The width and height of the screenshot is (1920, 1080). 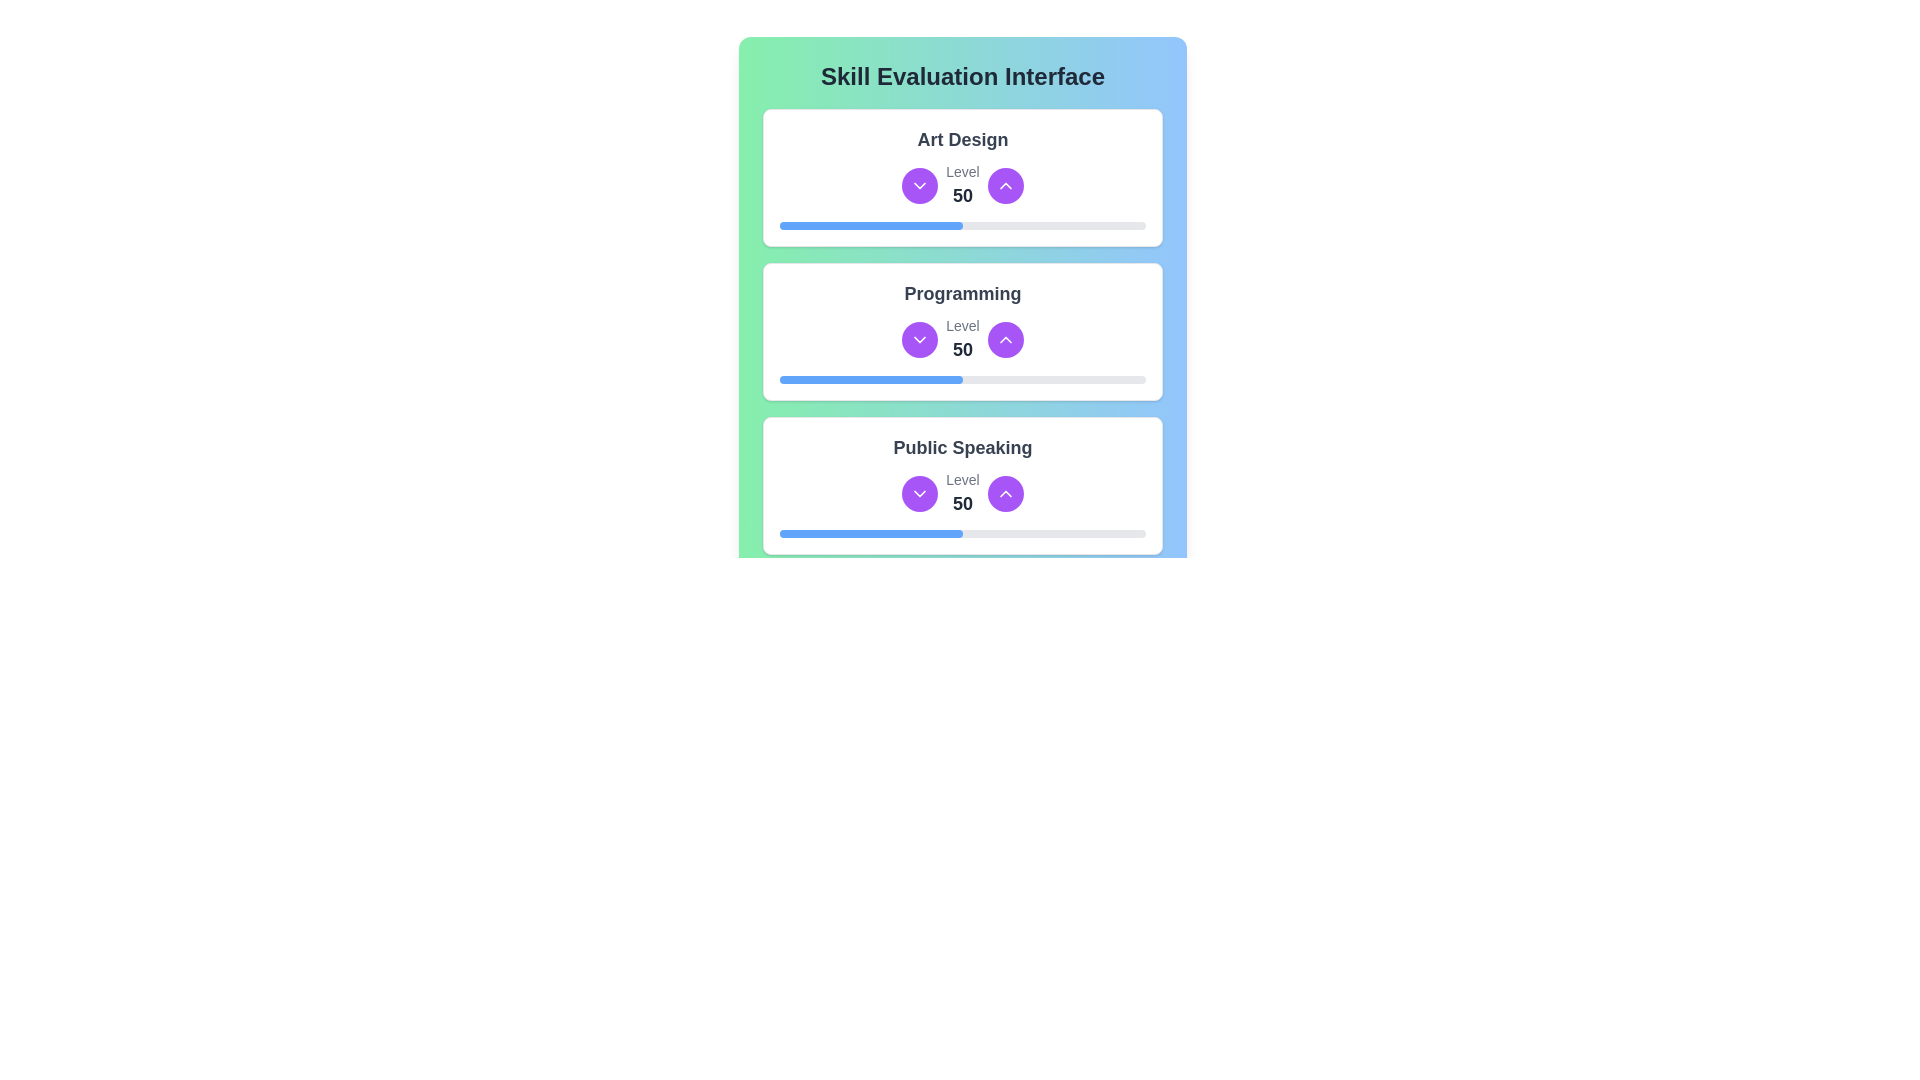 I want to click on the slider value, so click(x=949, y=532).